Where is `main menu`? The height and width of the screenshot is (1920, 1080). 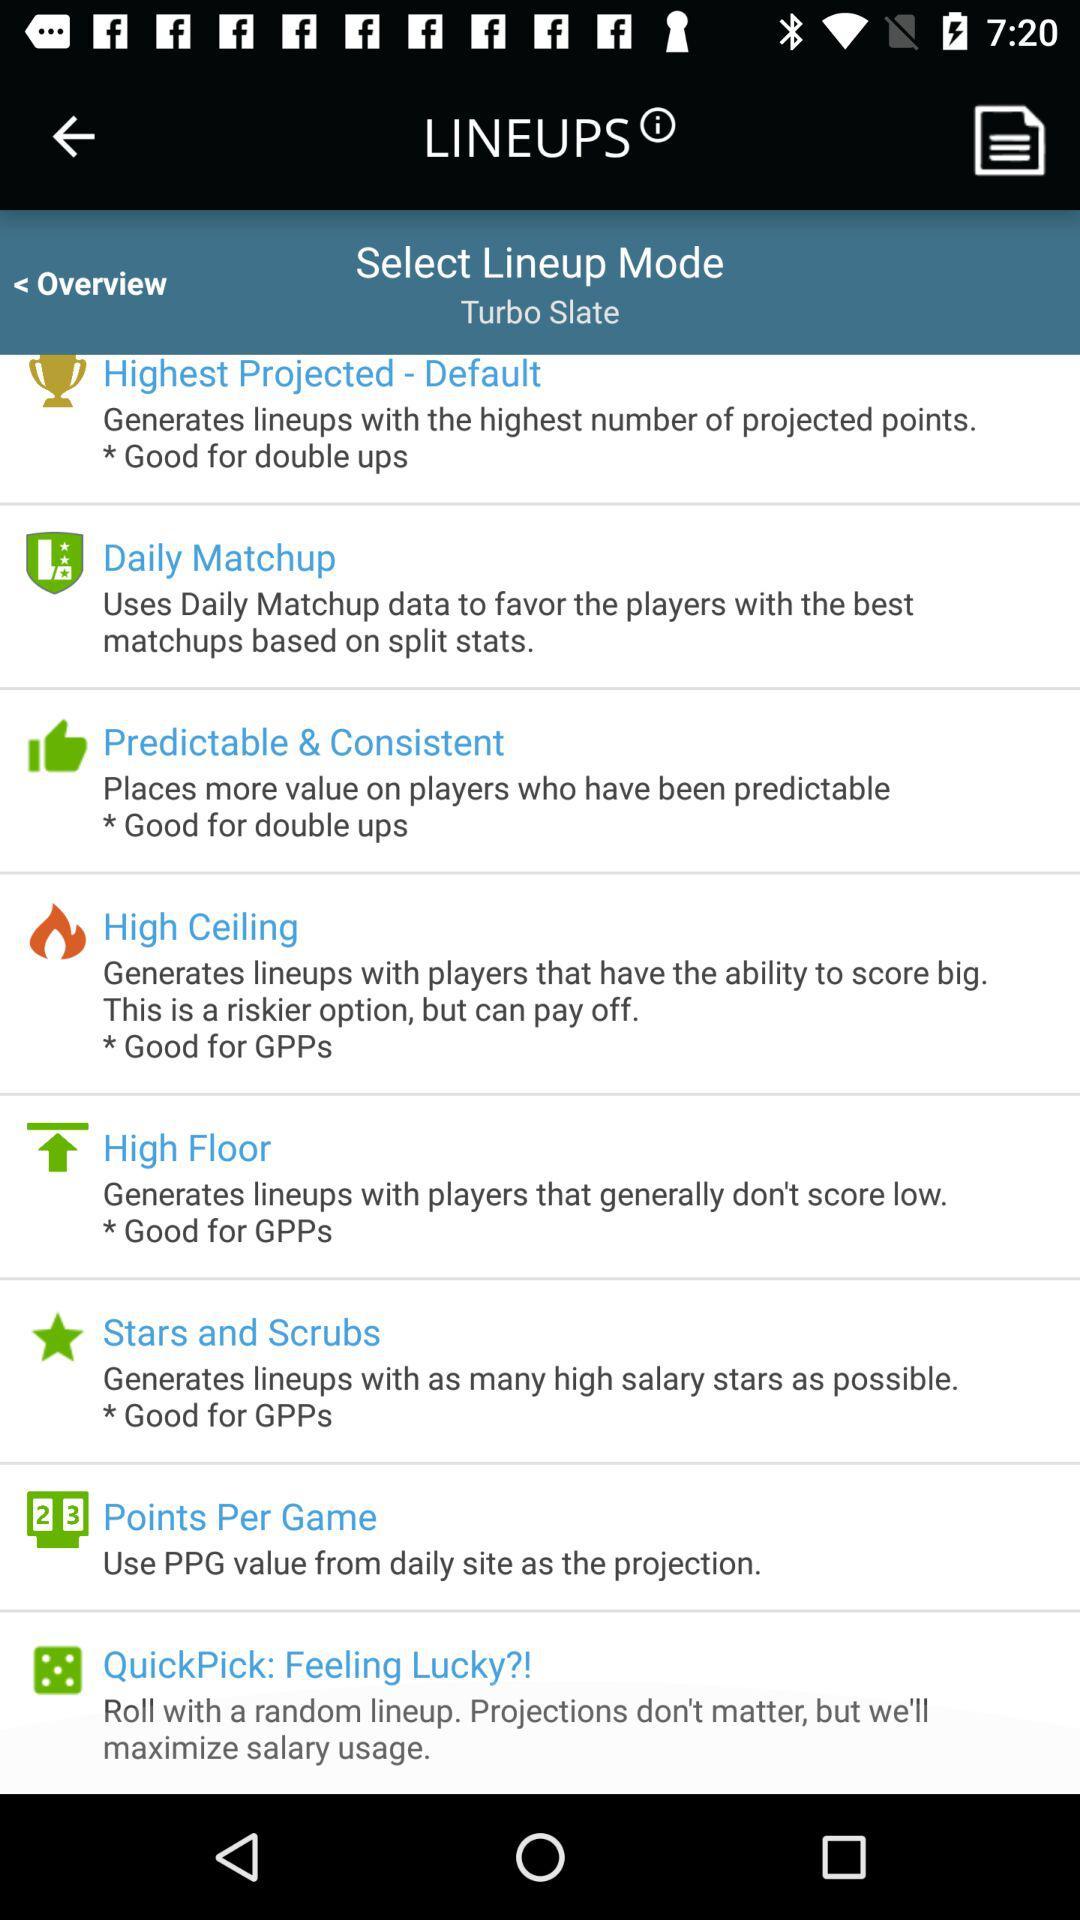 main menu is located at coordinates (1017, 135).